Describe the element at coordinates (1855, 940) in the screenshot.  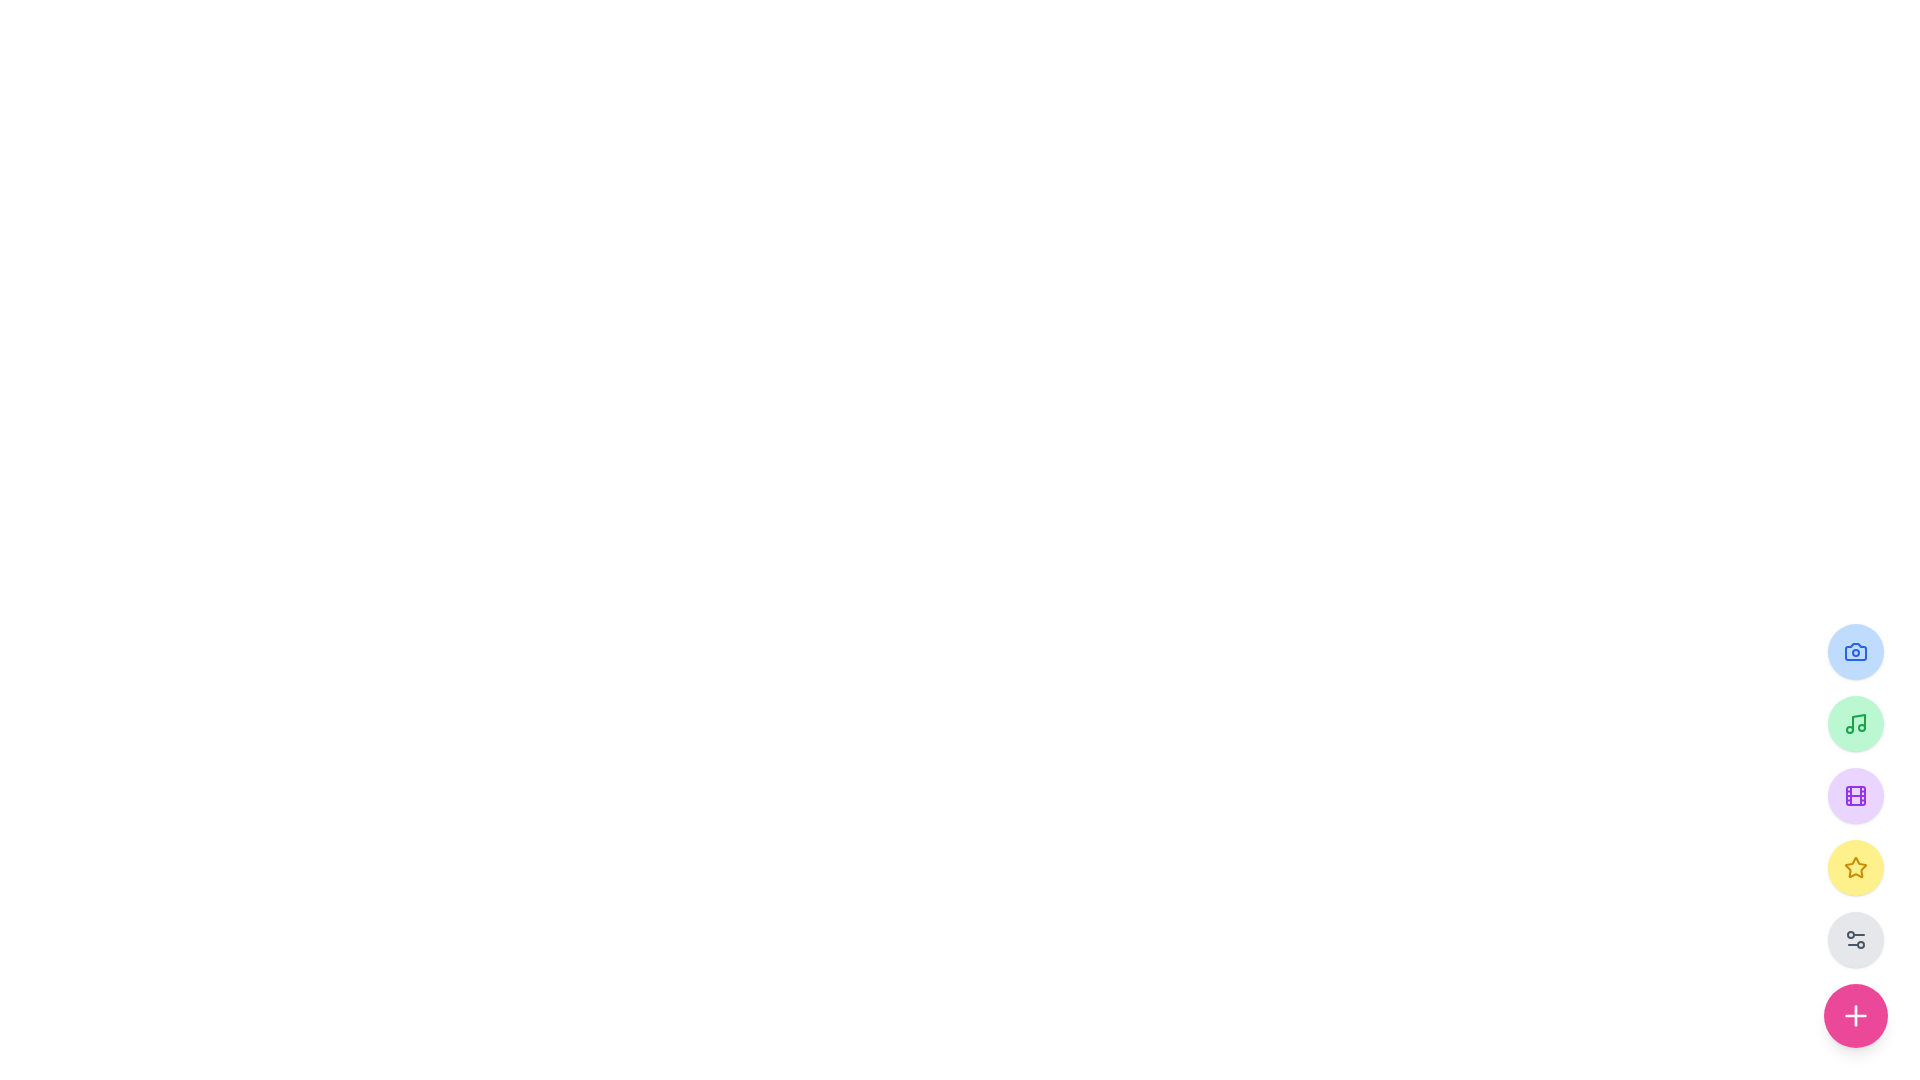
I see `the settings icon button` at that location.